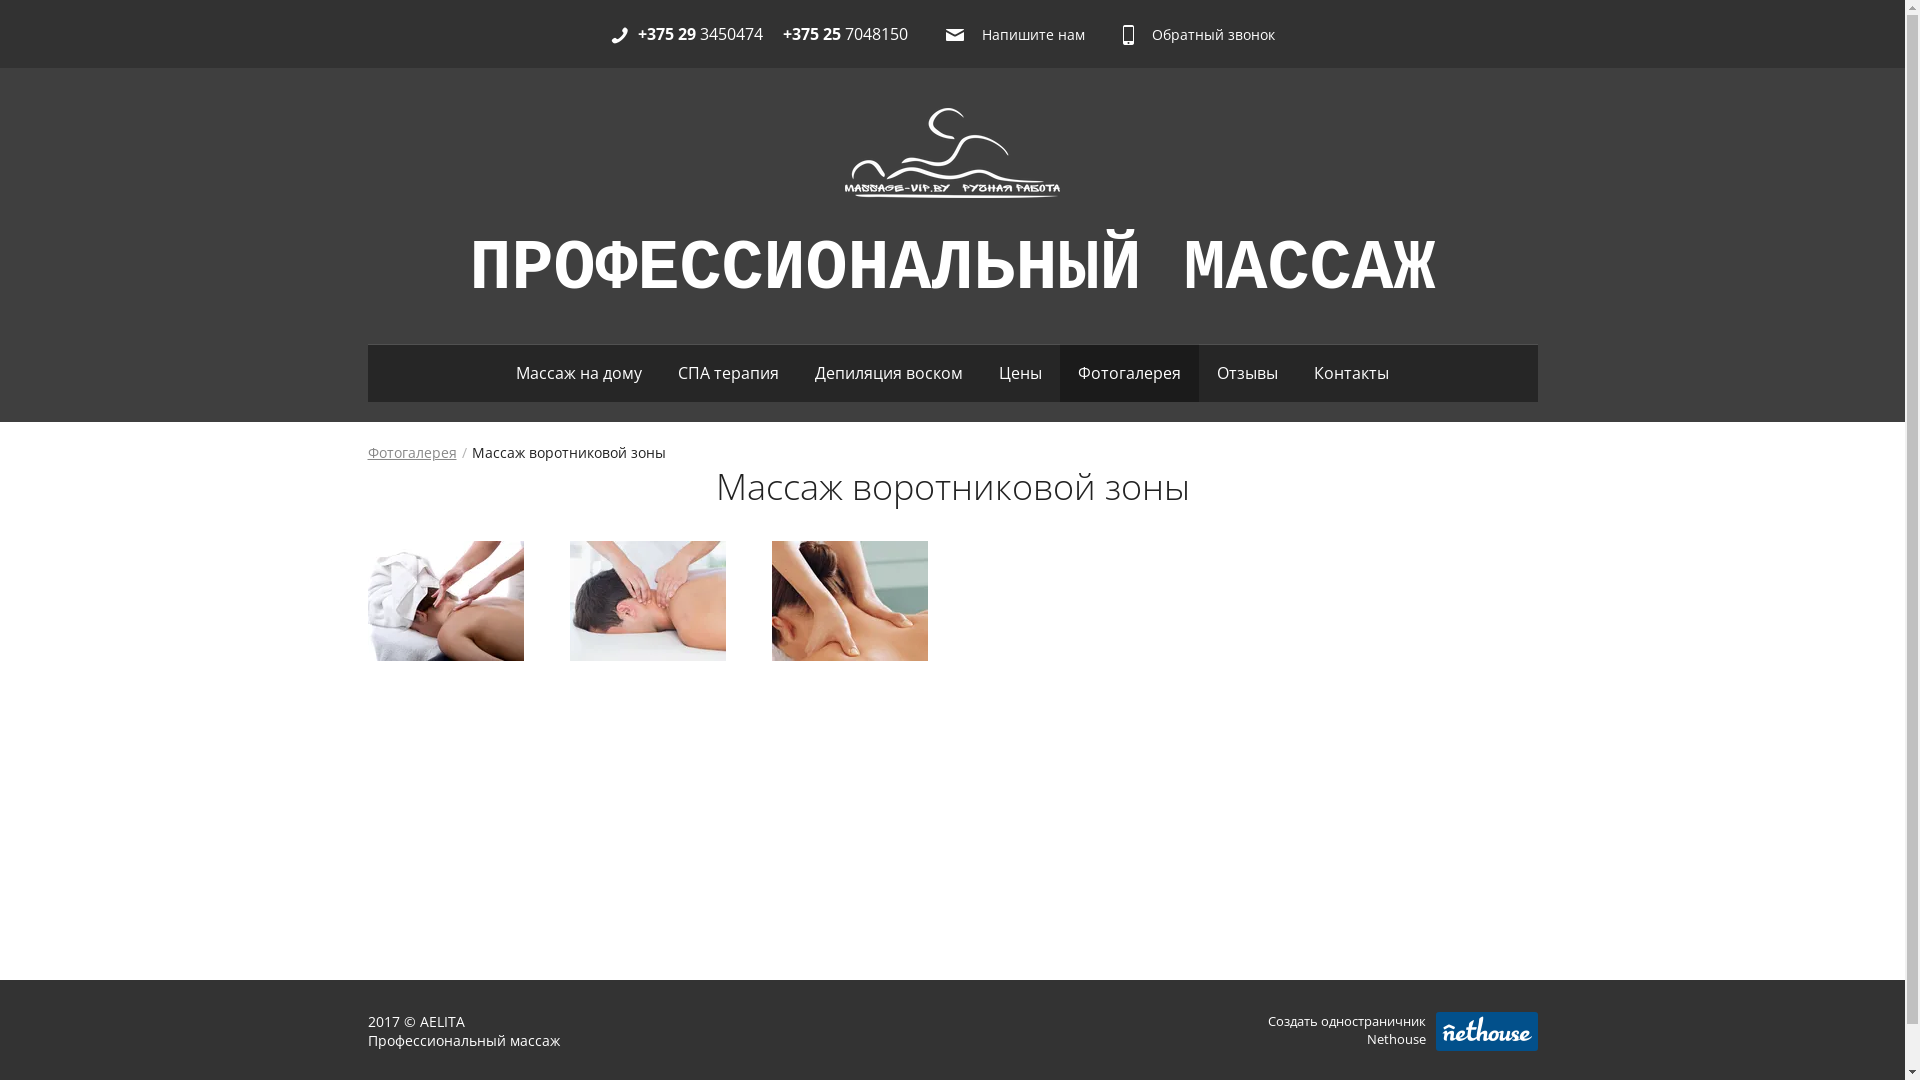 This screenshot has width=1920, height=1080. I want to click on 'Nethouse.ru', so click(1487, 1031).